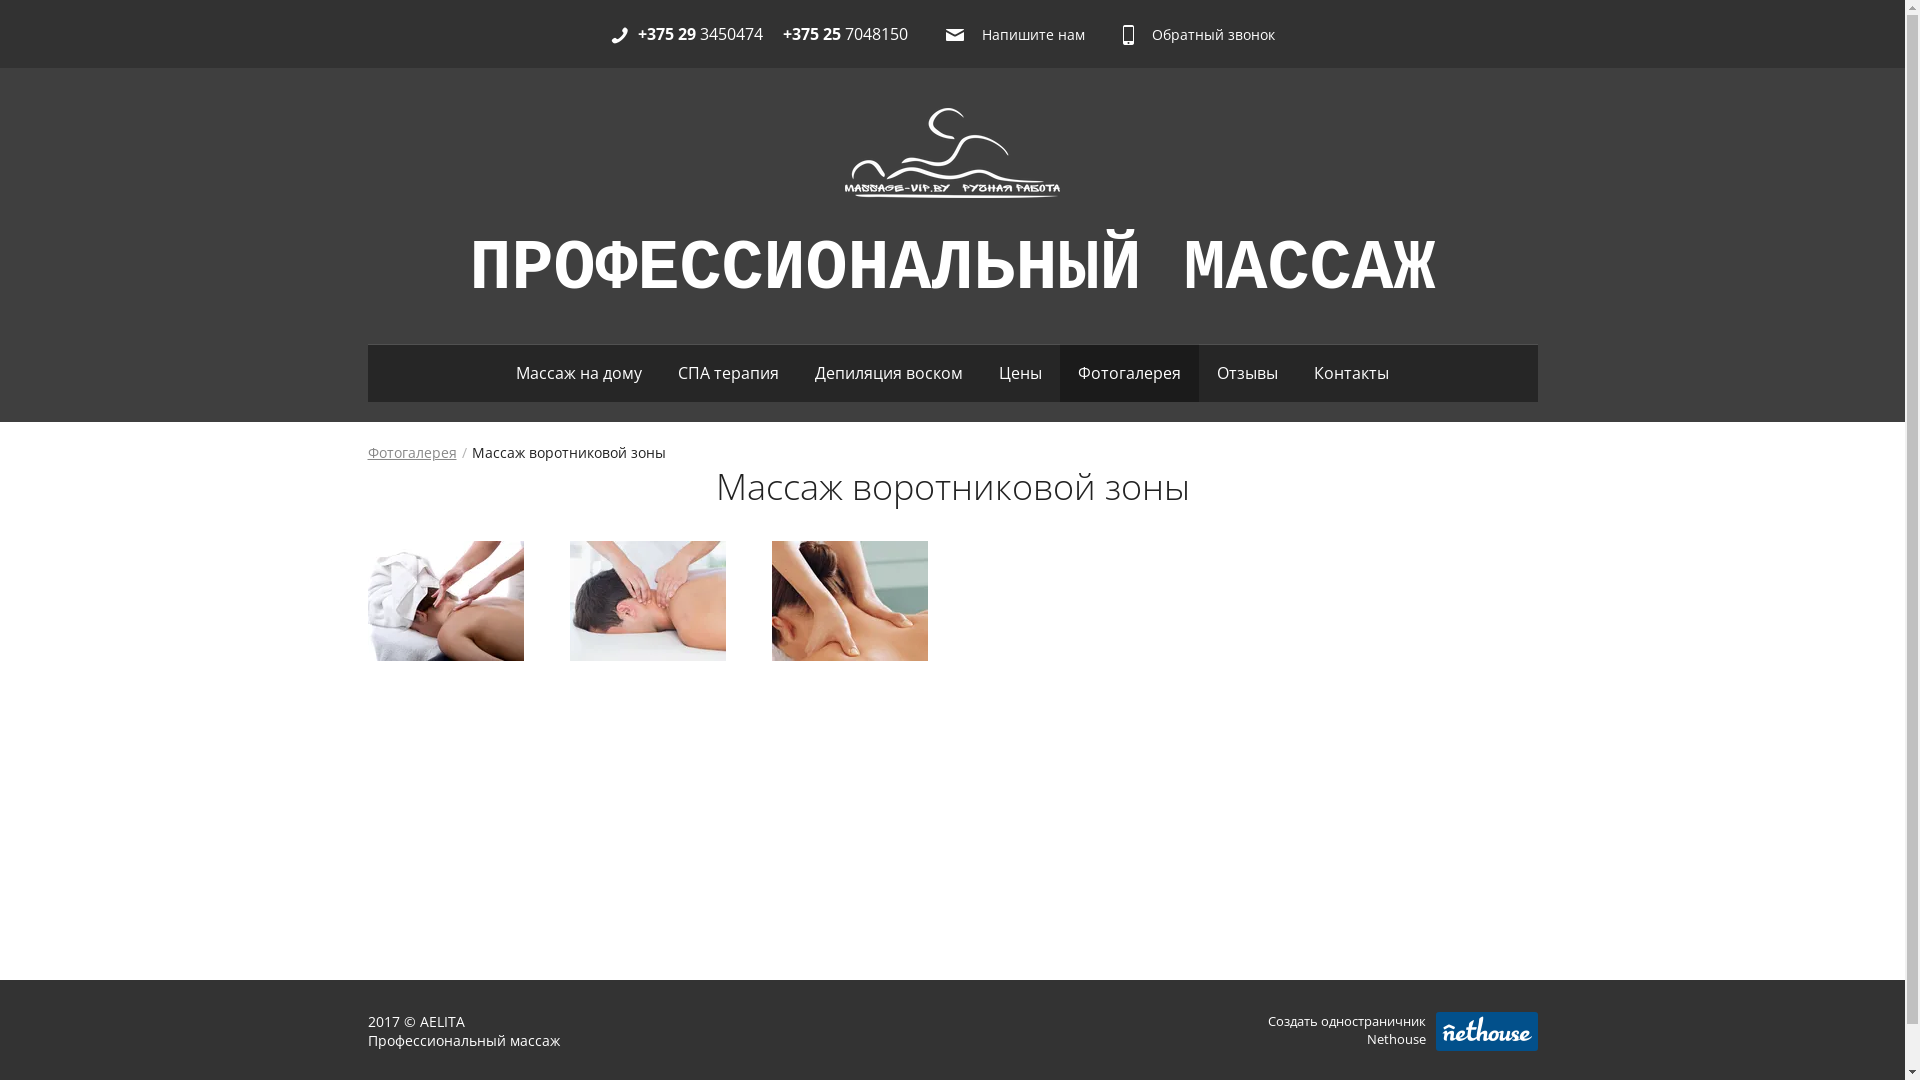 This screenshot has width=1920, height=1080. I want to click on 'Nethouse.ru', so click(1487, 1031).